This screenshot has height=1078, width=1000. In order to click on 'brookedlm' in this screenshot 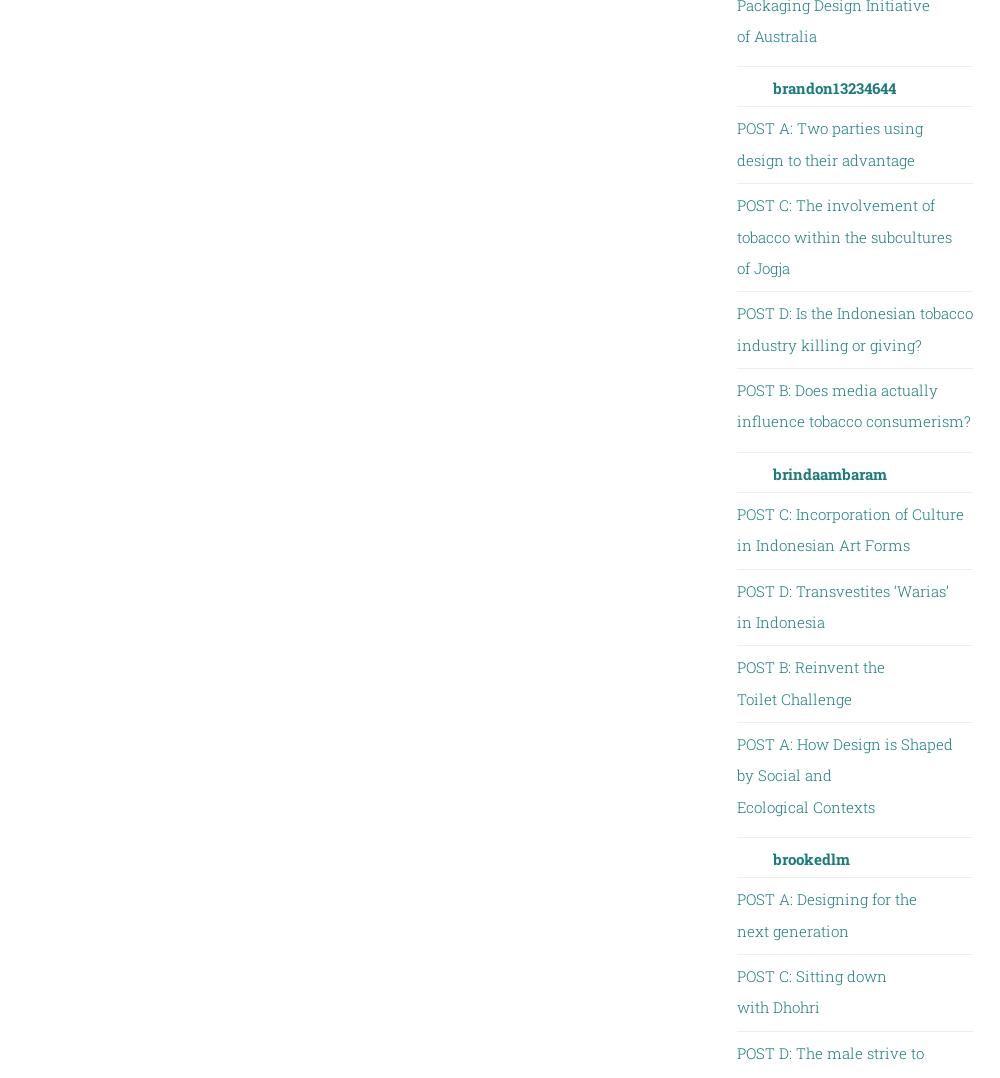, I will do `click(810, 857)`.